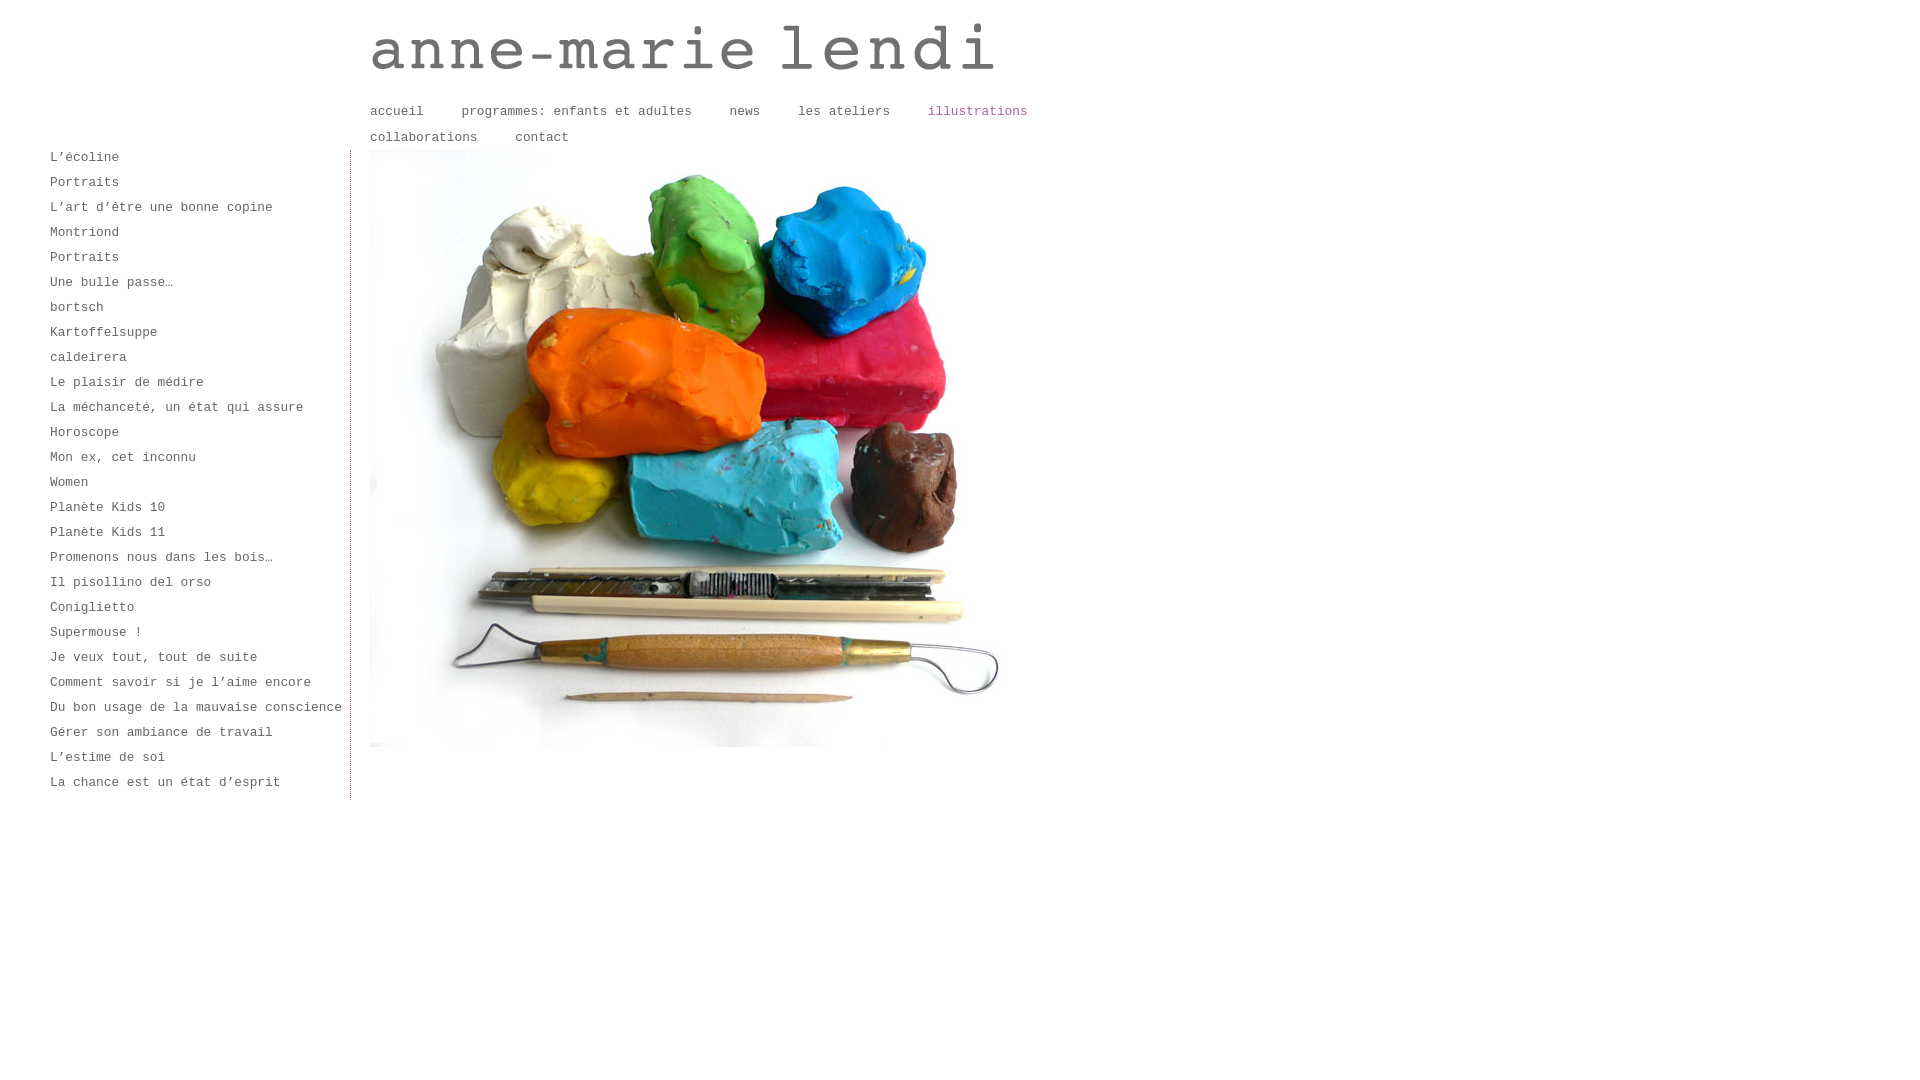 Image resolution: width=1920 pixels, height=1080 pixels. Describe the element at coordinates (95, 632) in the screenshot. I see `'Supermouse !'` at that location.